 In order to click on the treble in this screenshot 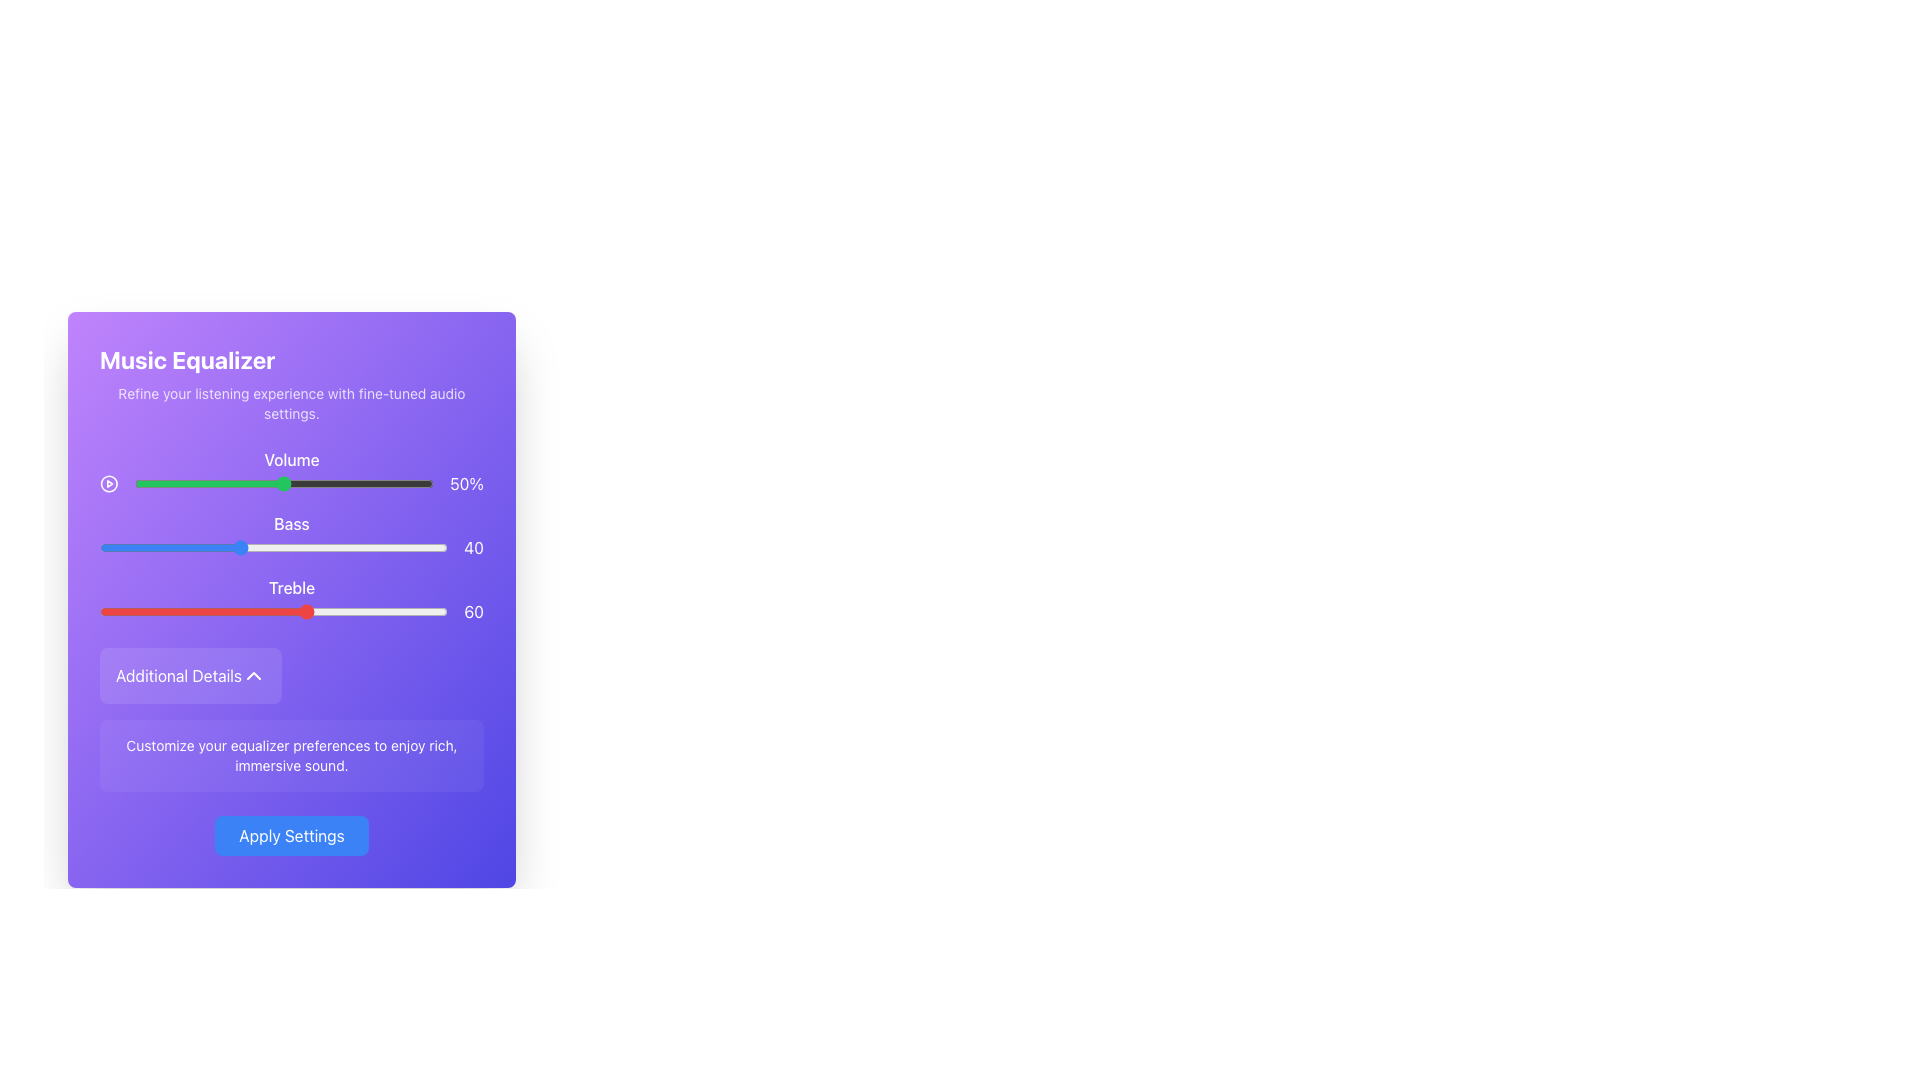, I will do `click(211, 611)`.